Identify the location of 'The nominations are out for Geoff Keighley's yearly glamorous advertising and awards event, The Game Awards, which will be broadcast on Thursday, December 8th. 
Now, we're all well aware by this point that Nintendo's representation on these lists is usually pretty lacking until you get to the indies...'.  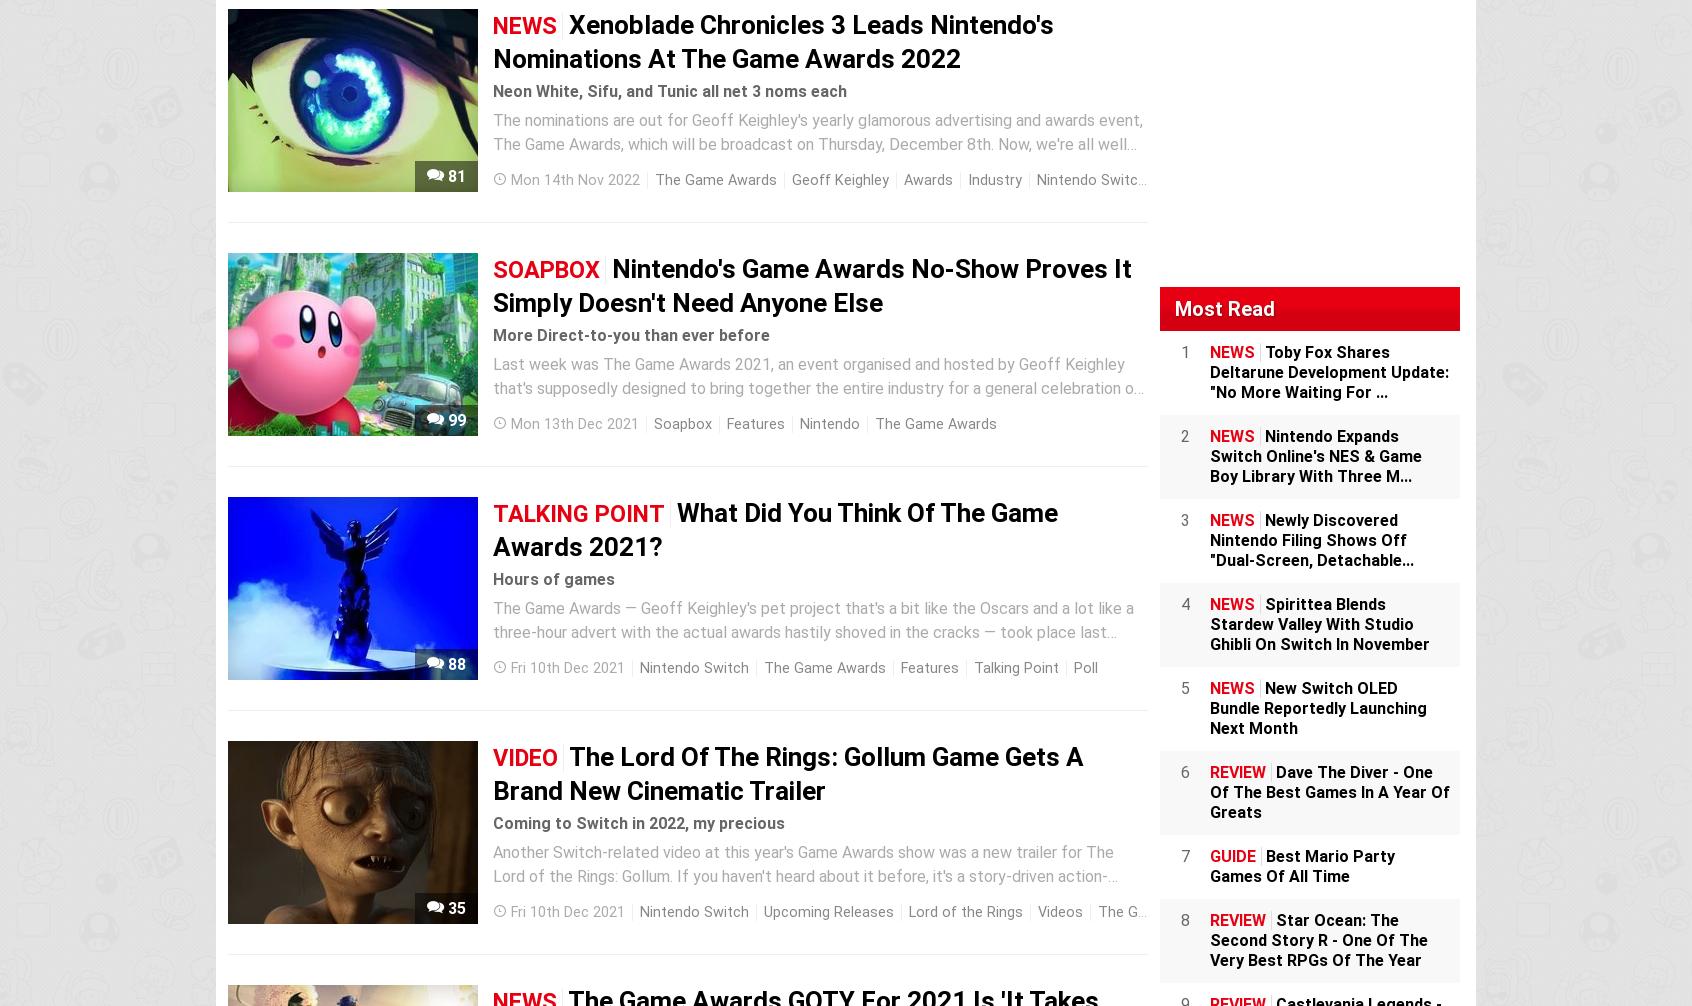
(820, 156).